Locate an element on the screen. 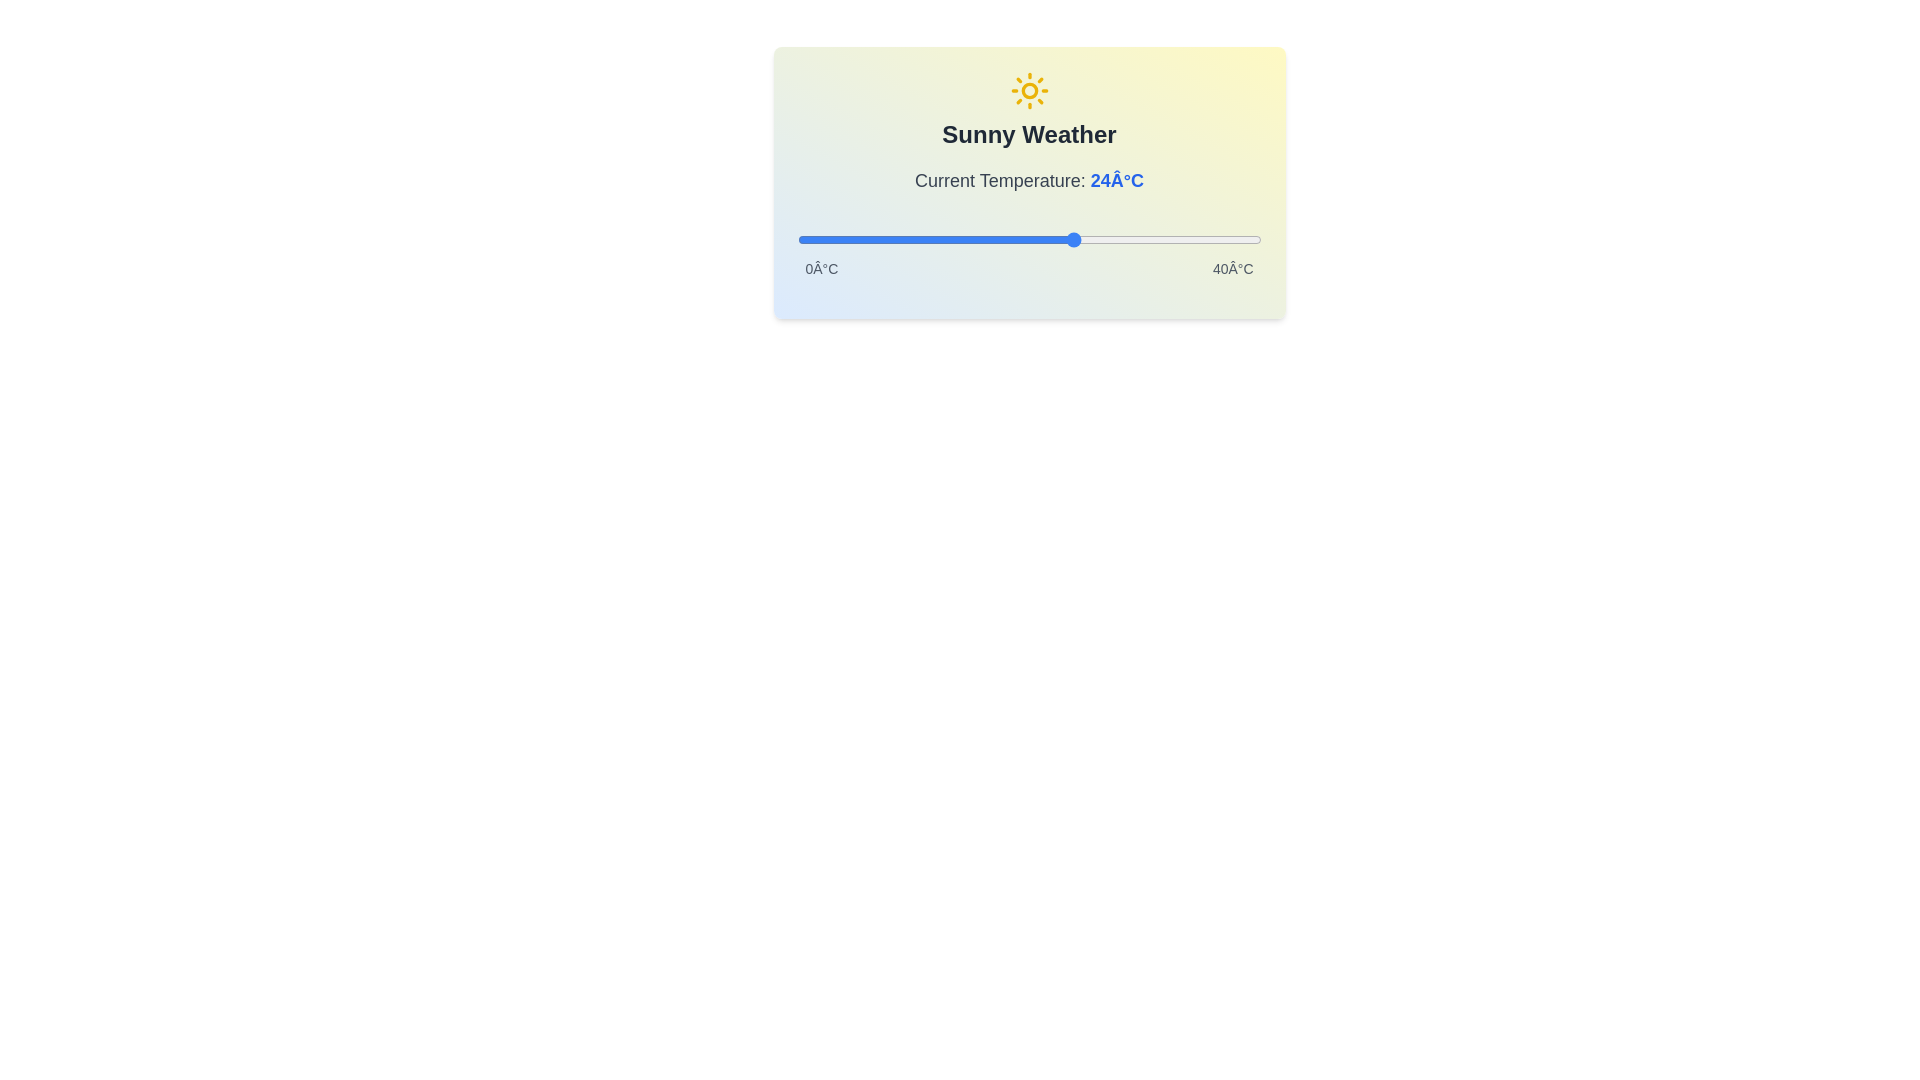 This screenshot has width=1920, height=1080. the temperature is located at coordinates (1237, 238).